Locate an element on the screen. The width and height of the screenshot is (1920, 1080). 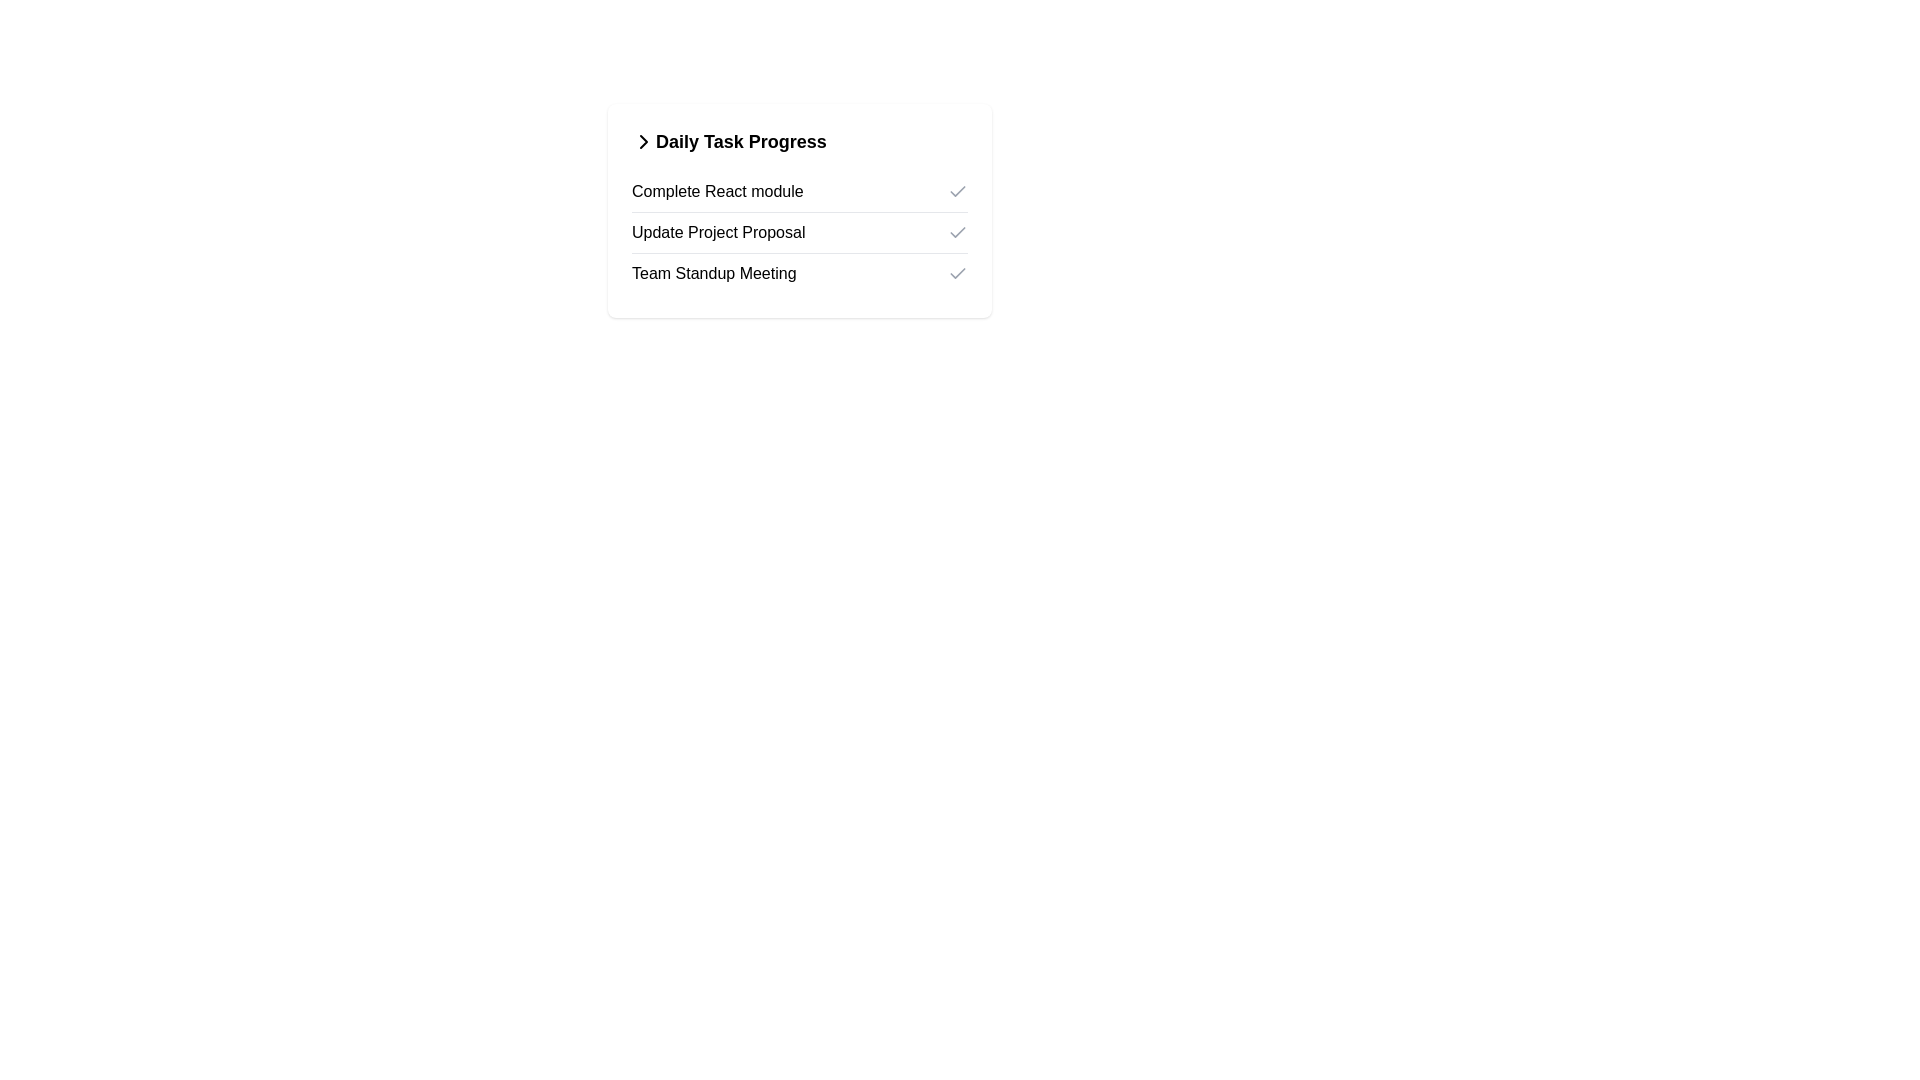
the text label displaying 'Update Project Proposal', which is the second entry in the 'Daily Task Progress' list is located at coordinates (718, 231).